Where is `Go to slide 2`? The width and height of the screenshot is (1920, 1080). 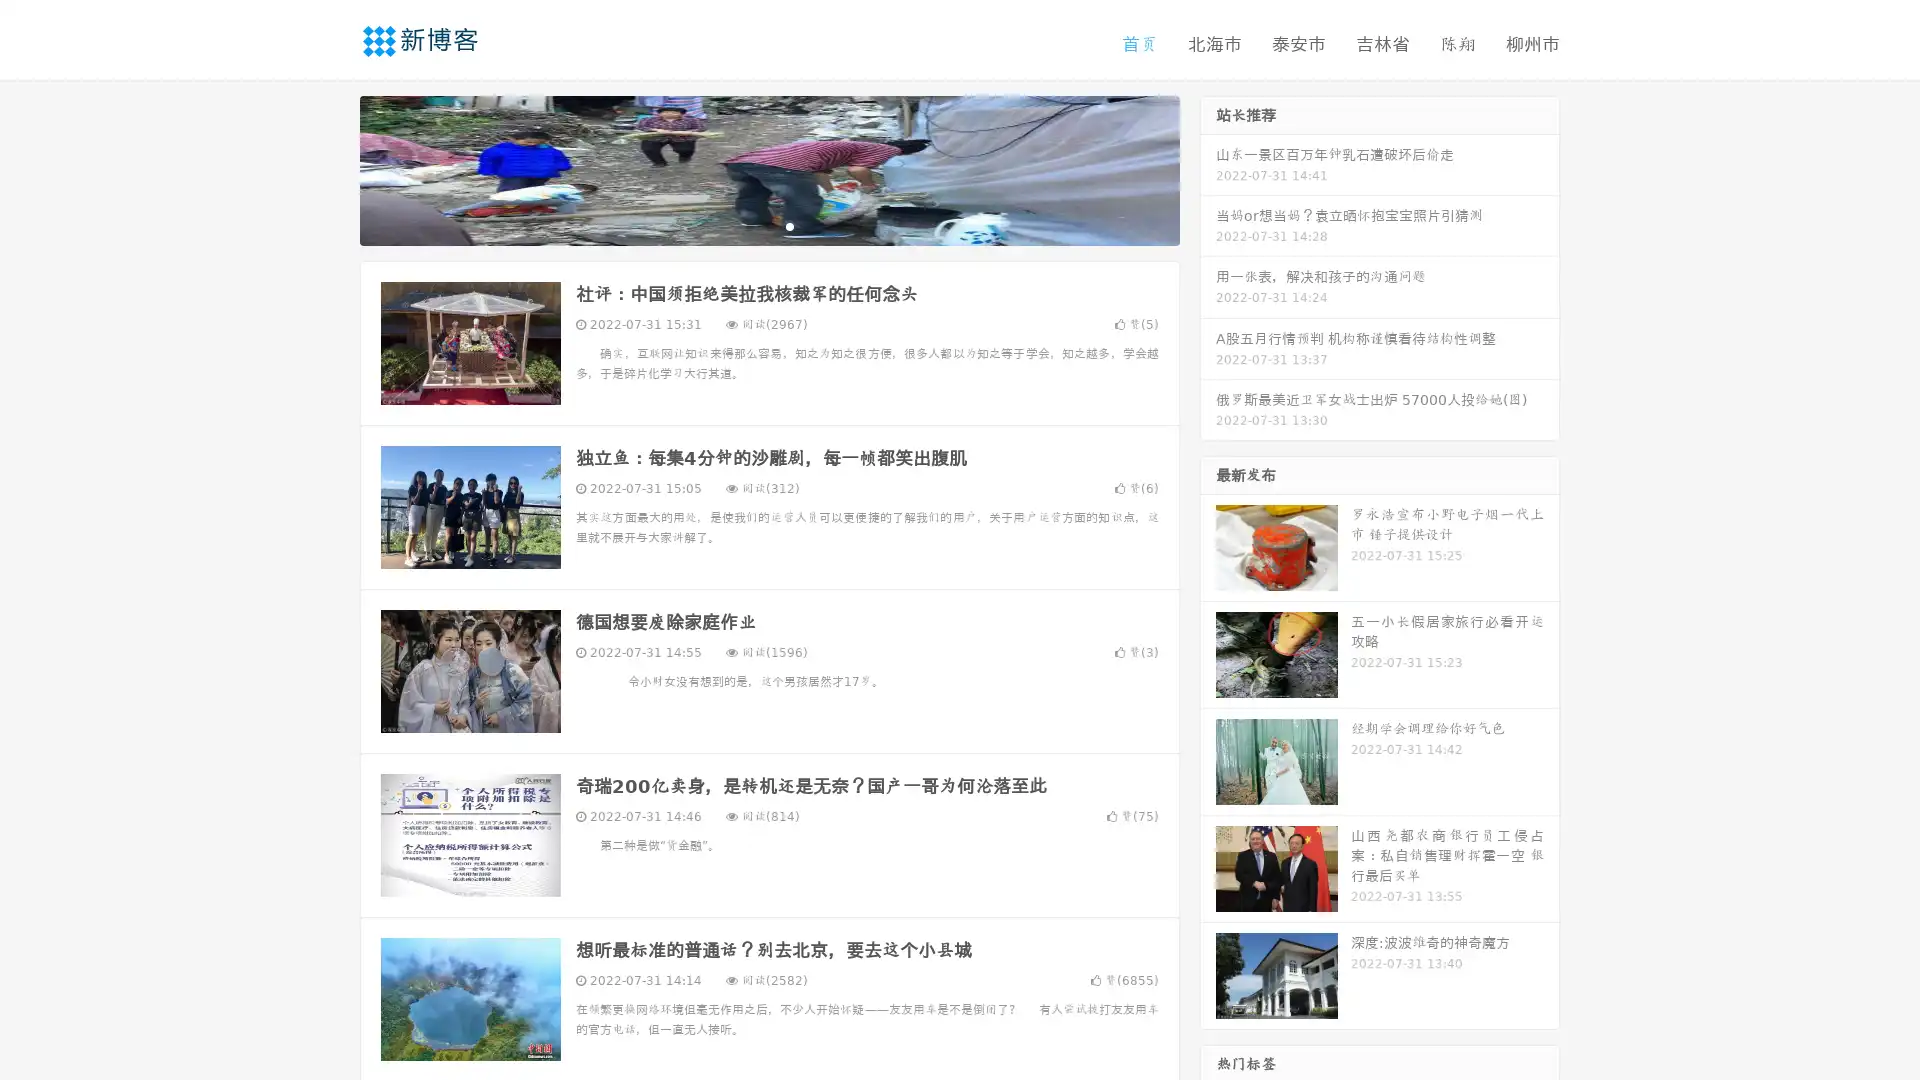 Go to slide 2 is located at coordinates (768, 225).